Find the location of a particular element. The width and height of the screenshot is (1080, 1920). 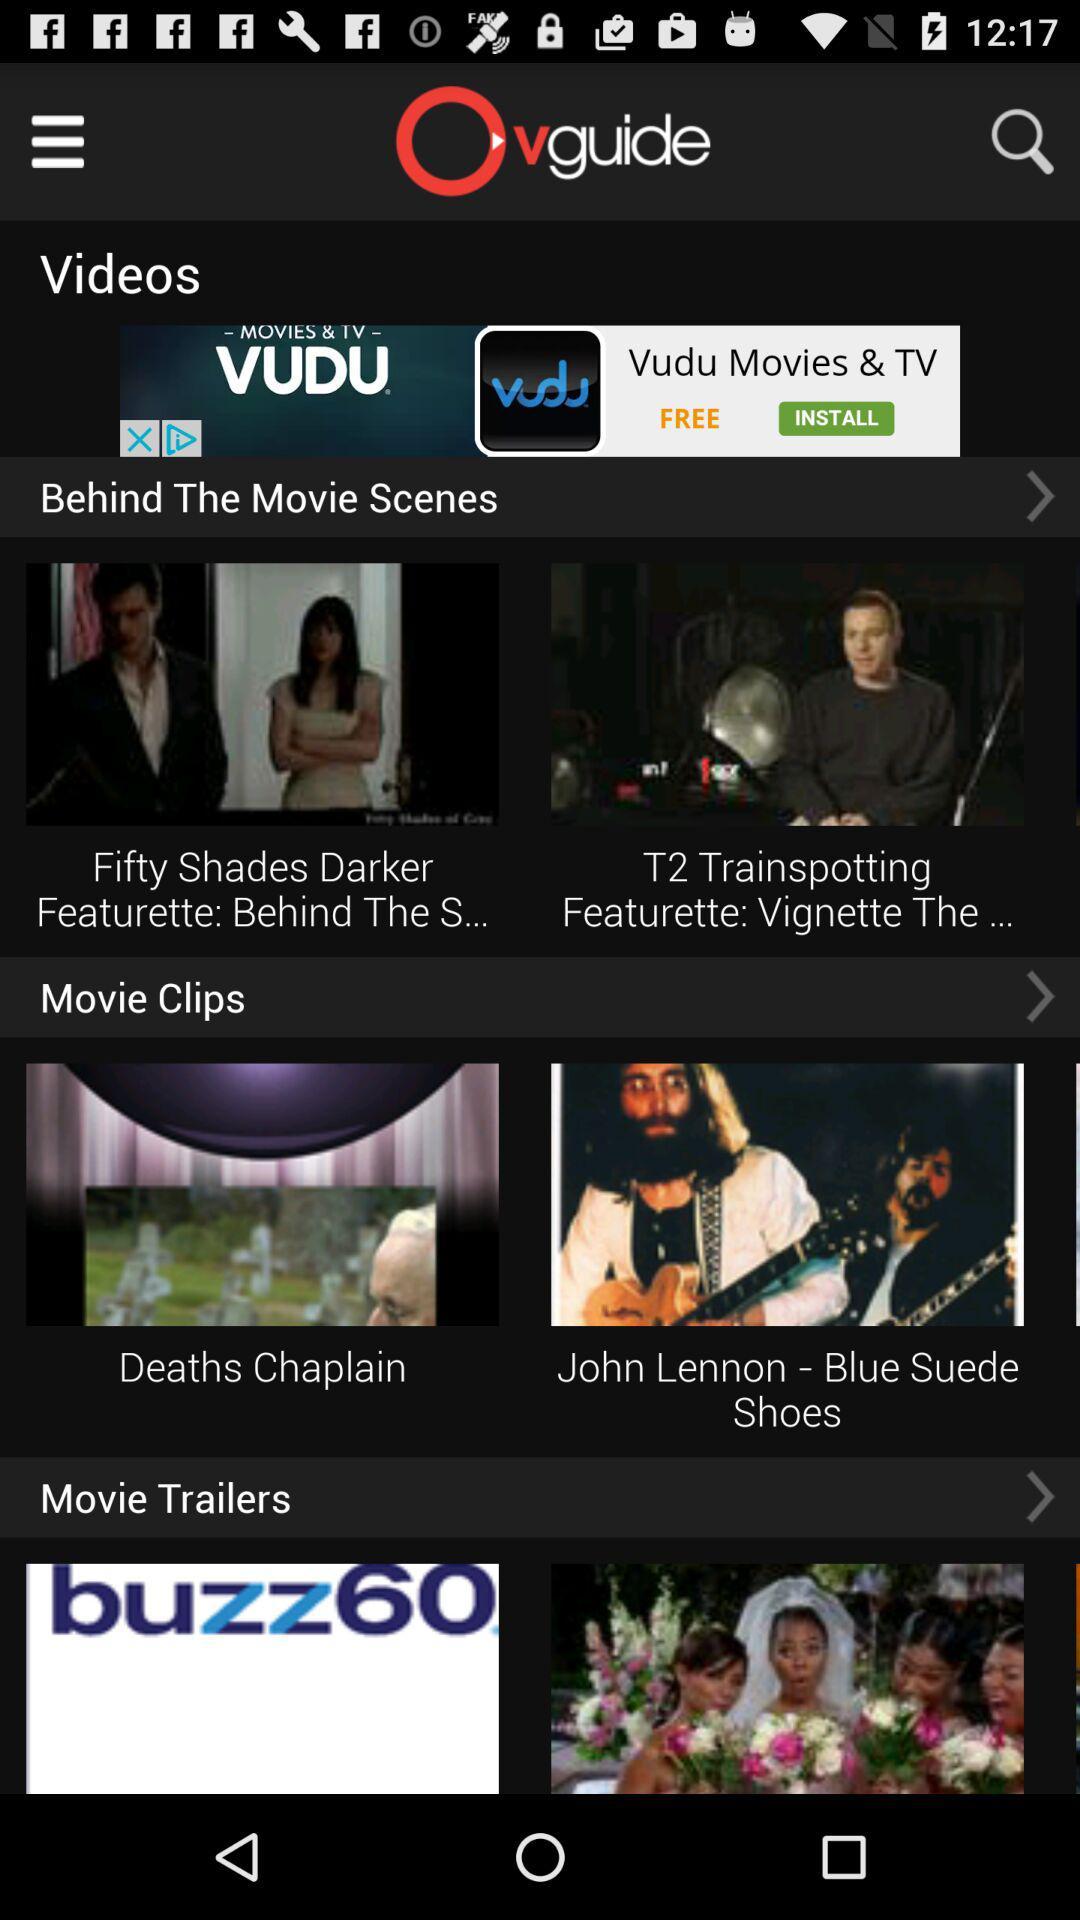

menu button is located at coordinates (56, 140).